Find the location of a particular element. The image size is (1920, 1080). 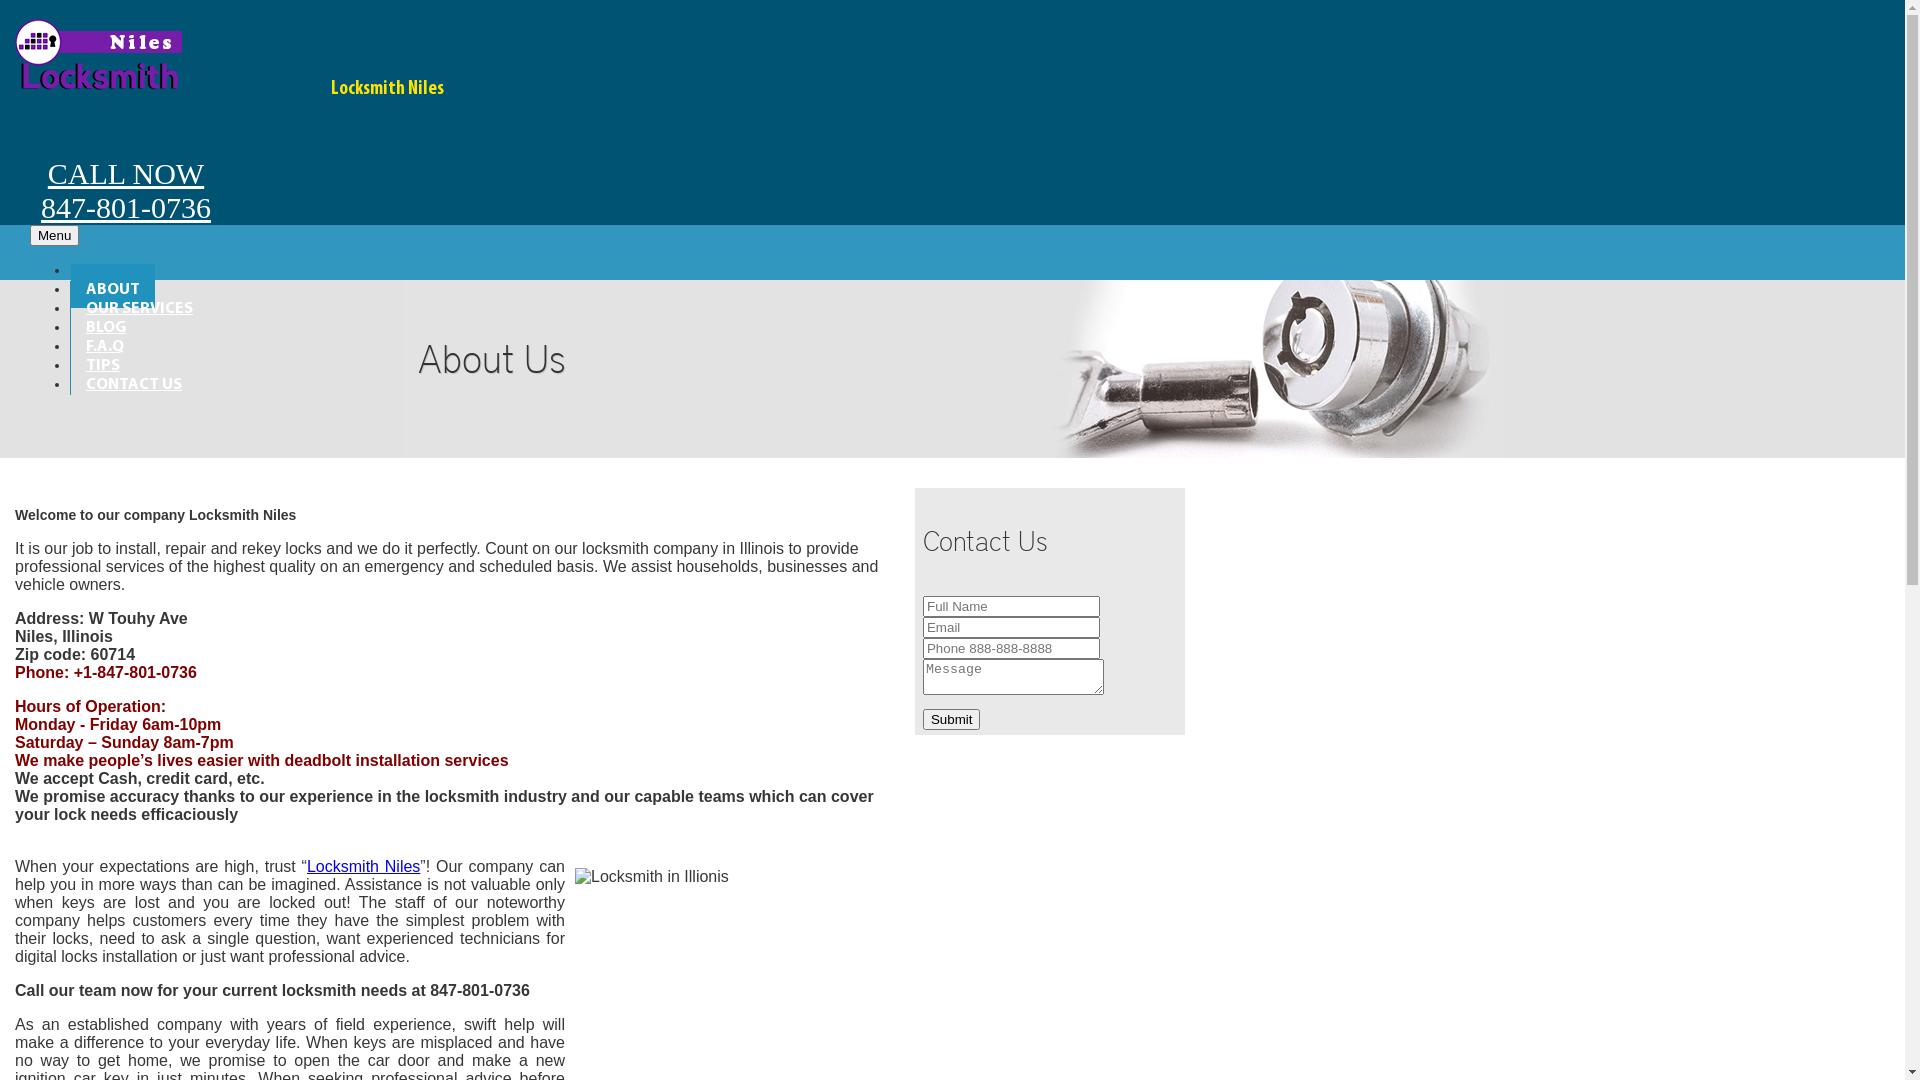

'CONTACT US' is located at coordinates (71, 381).